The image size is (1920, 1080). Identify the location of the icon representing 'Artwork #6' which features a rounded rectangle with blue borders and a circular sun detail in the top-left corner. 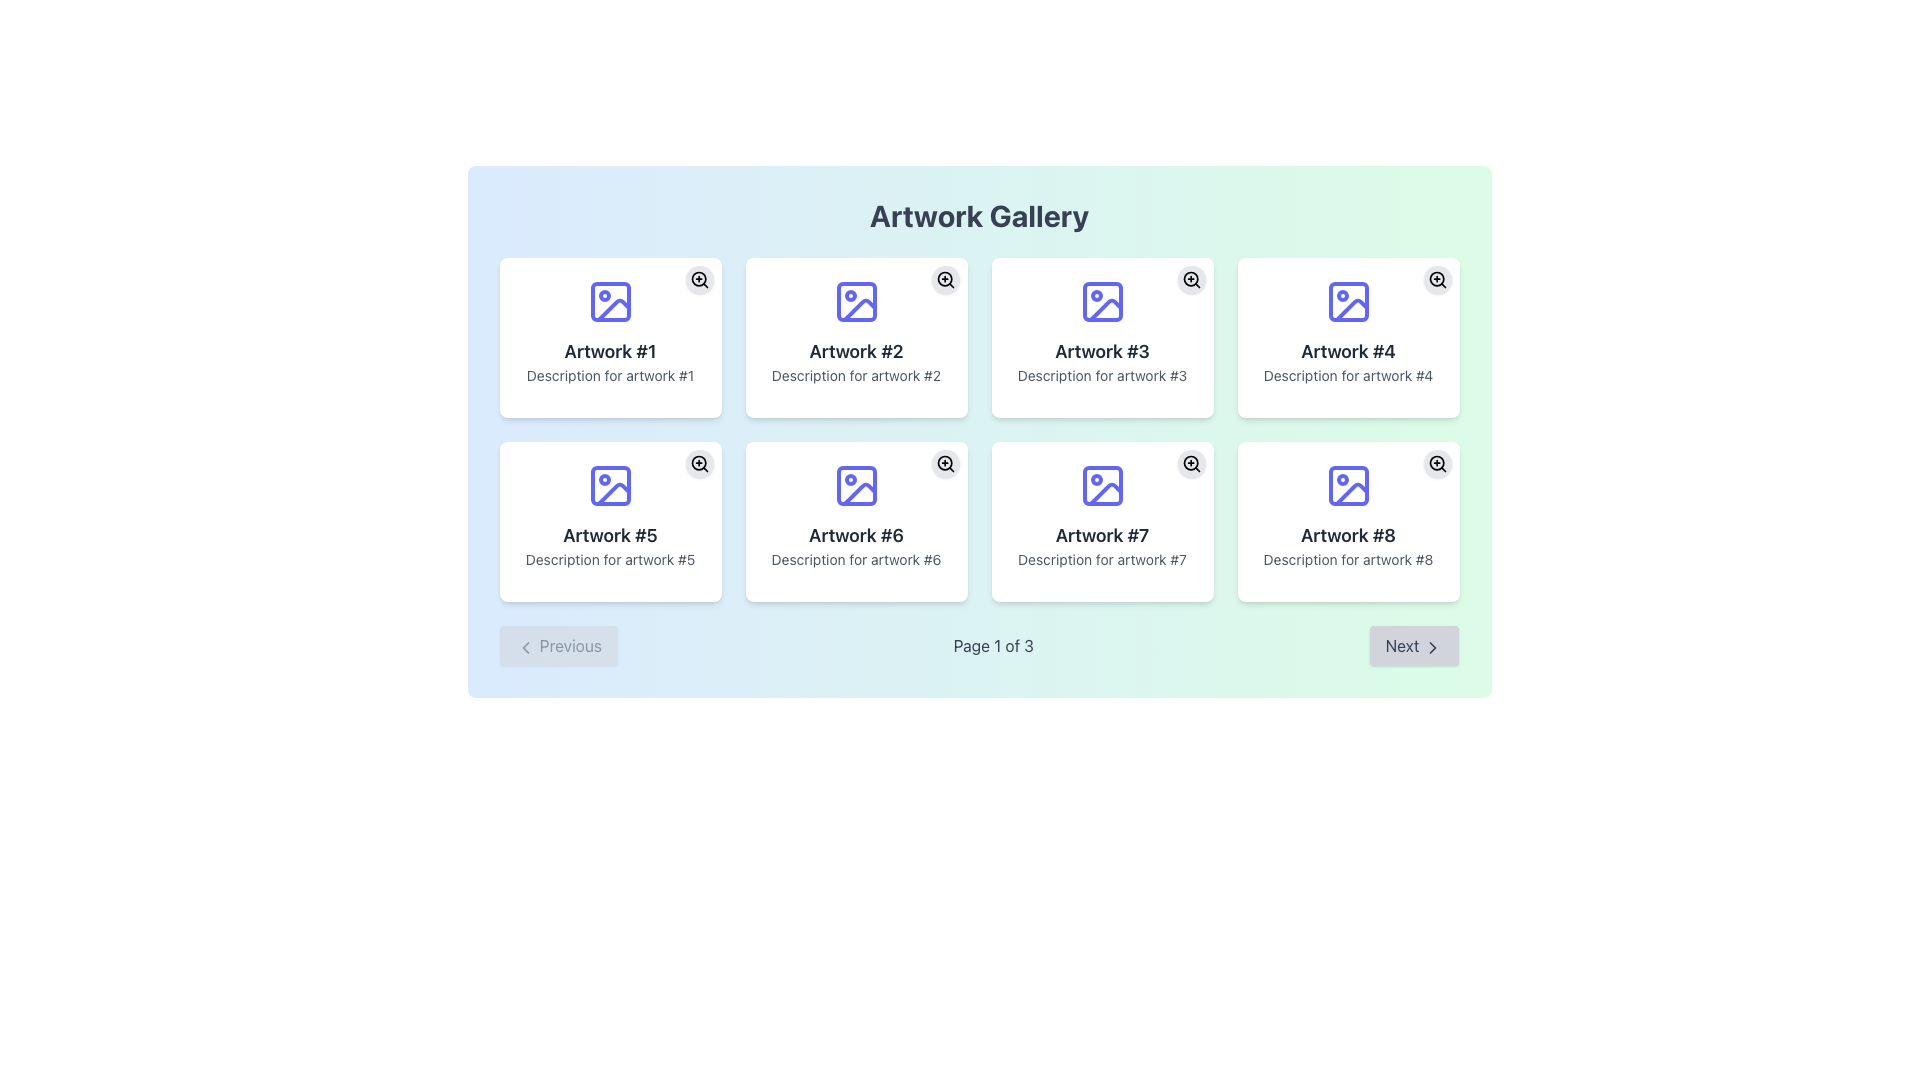
(856, 486).